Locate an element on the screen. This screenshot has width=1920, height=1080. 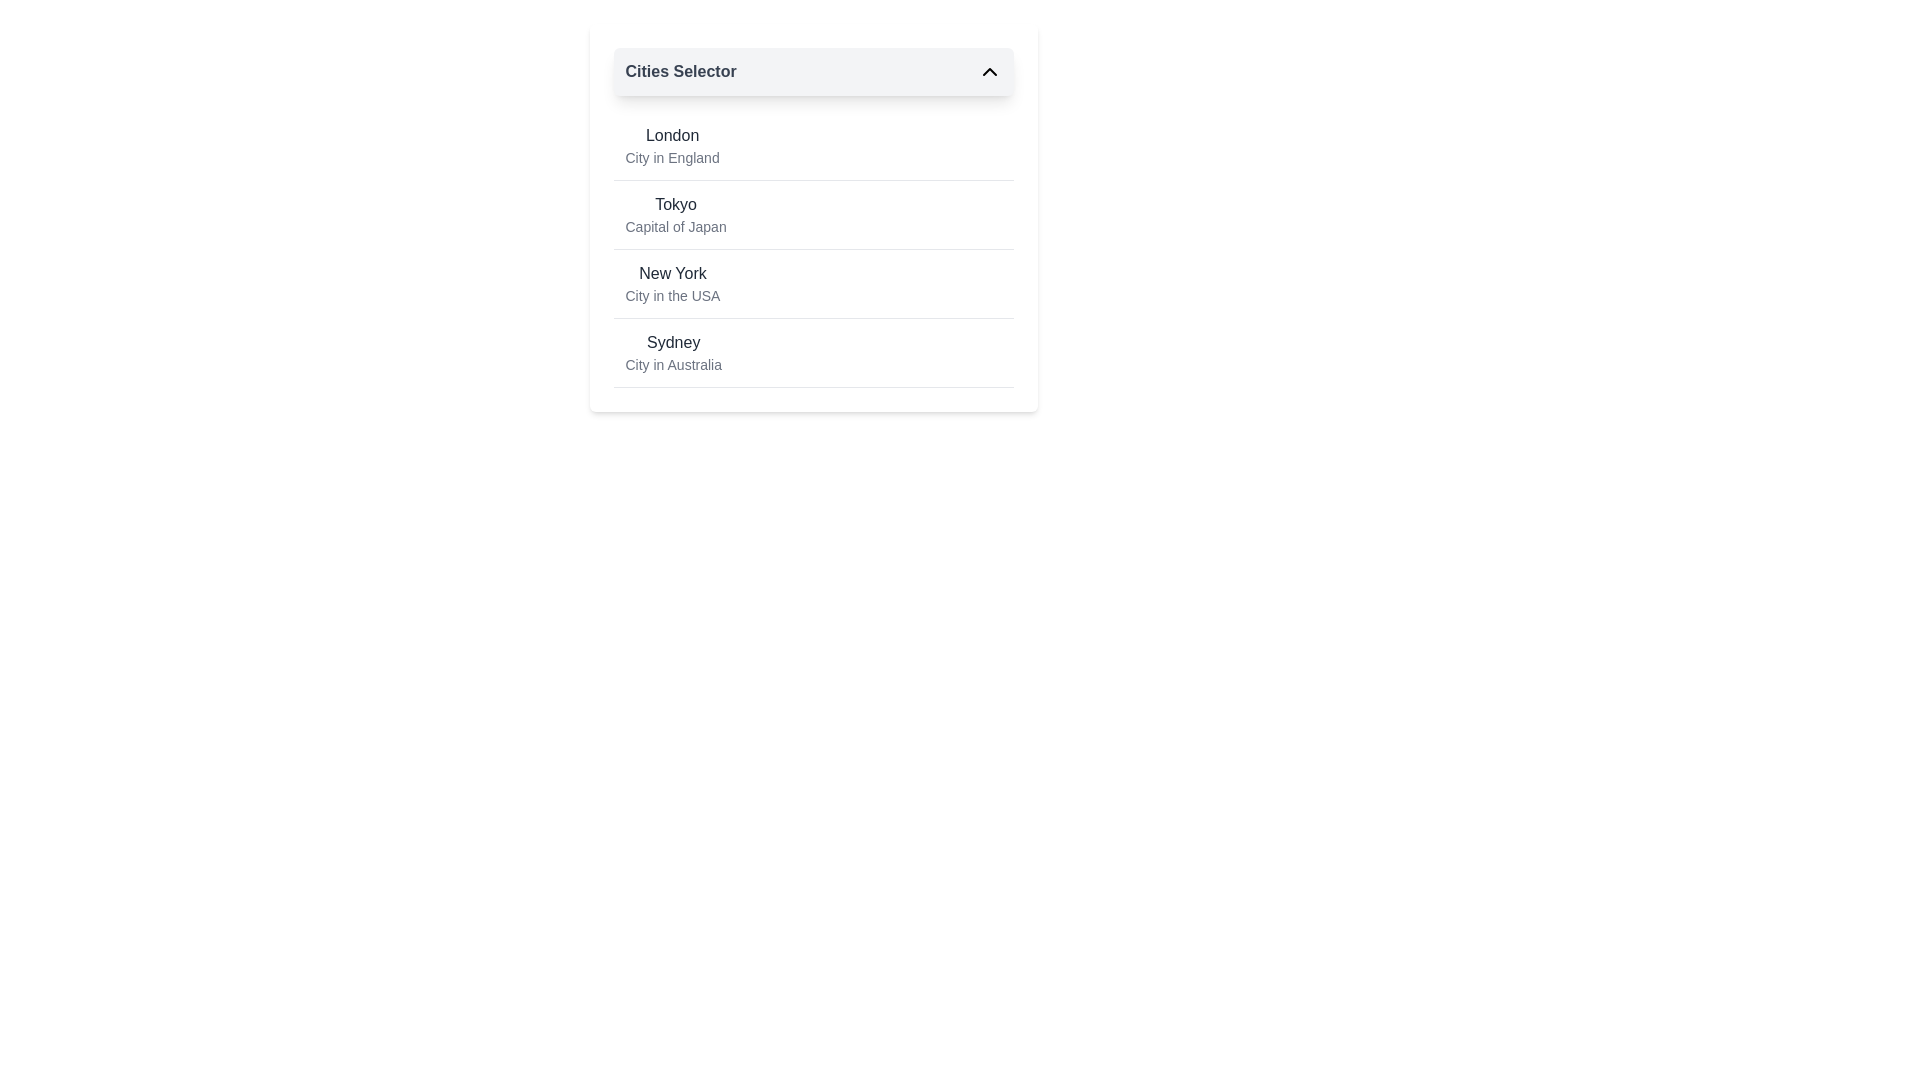
the selectable list item for 'Tokyo' in the drop-down menu is located at coordinates (813, 218).